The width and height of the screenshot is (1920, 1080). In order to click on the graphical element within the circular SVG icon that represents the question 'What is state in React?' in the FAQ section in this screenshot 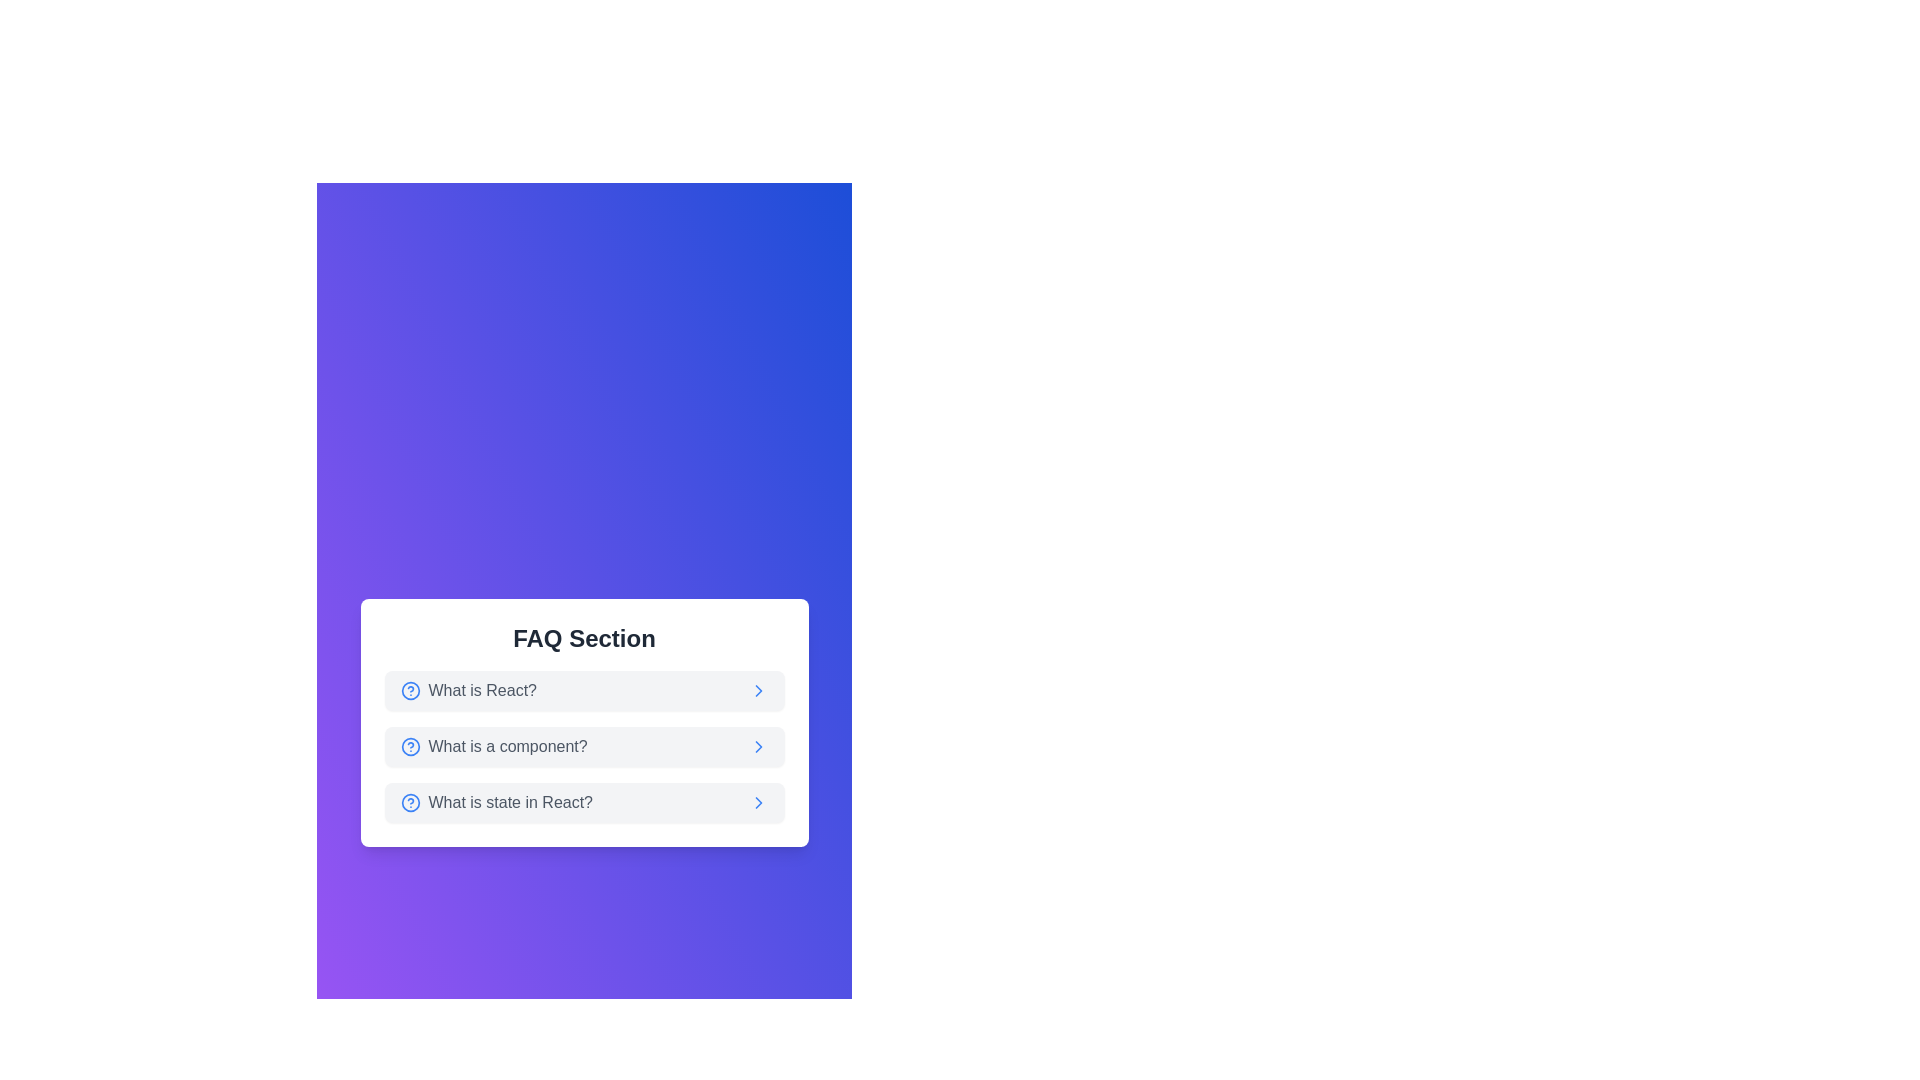, I will do `click(409, 801)`.